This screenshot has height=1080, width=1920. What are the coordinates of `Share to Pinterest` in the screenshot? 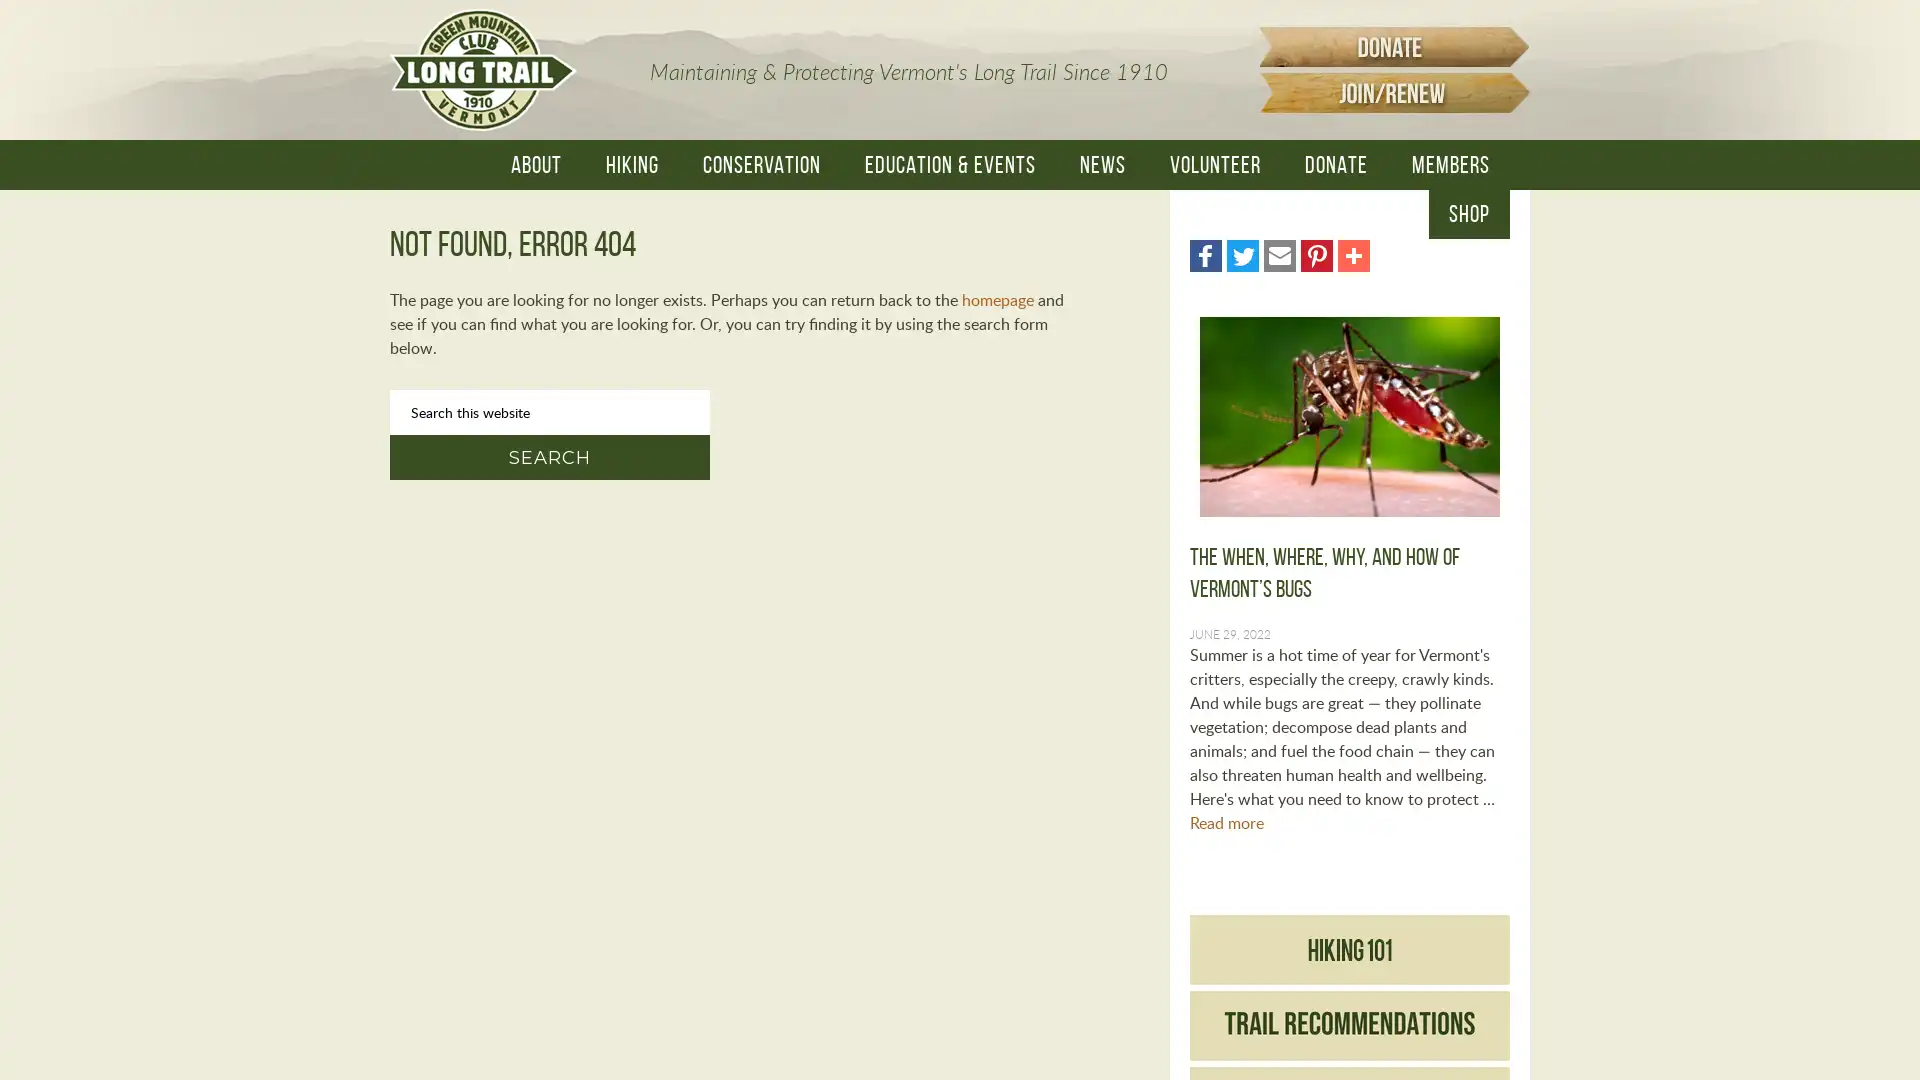 It's located at (1316, 254).